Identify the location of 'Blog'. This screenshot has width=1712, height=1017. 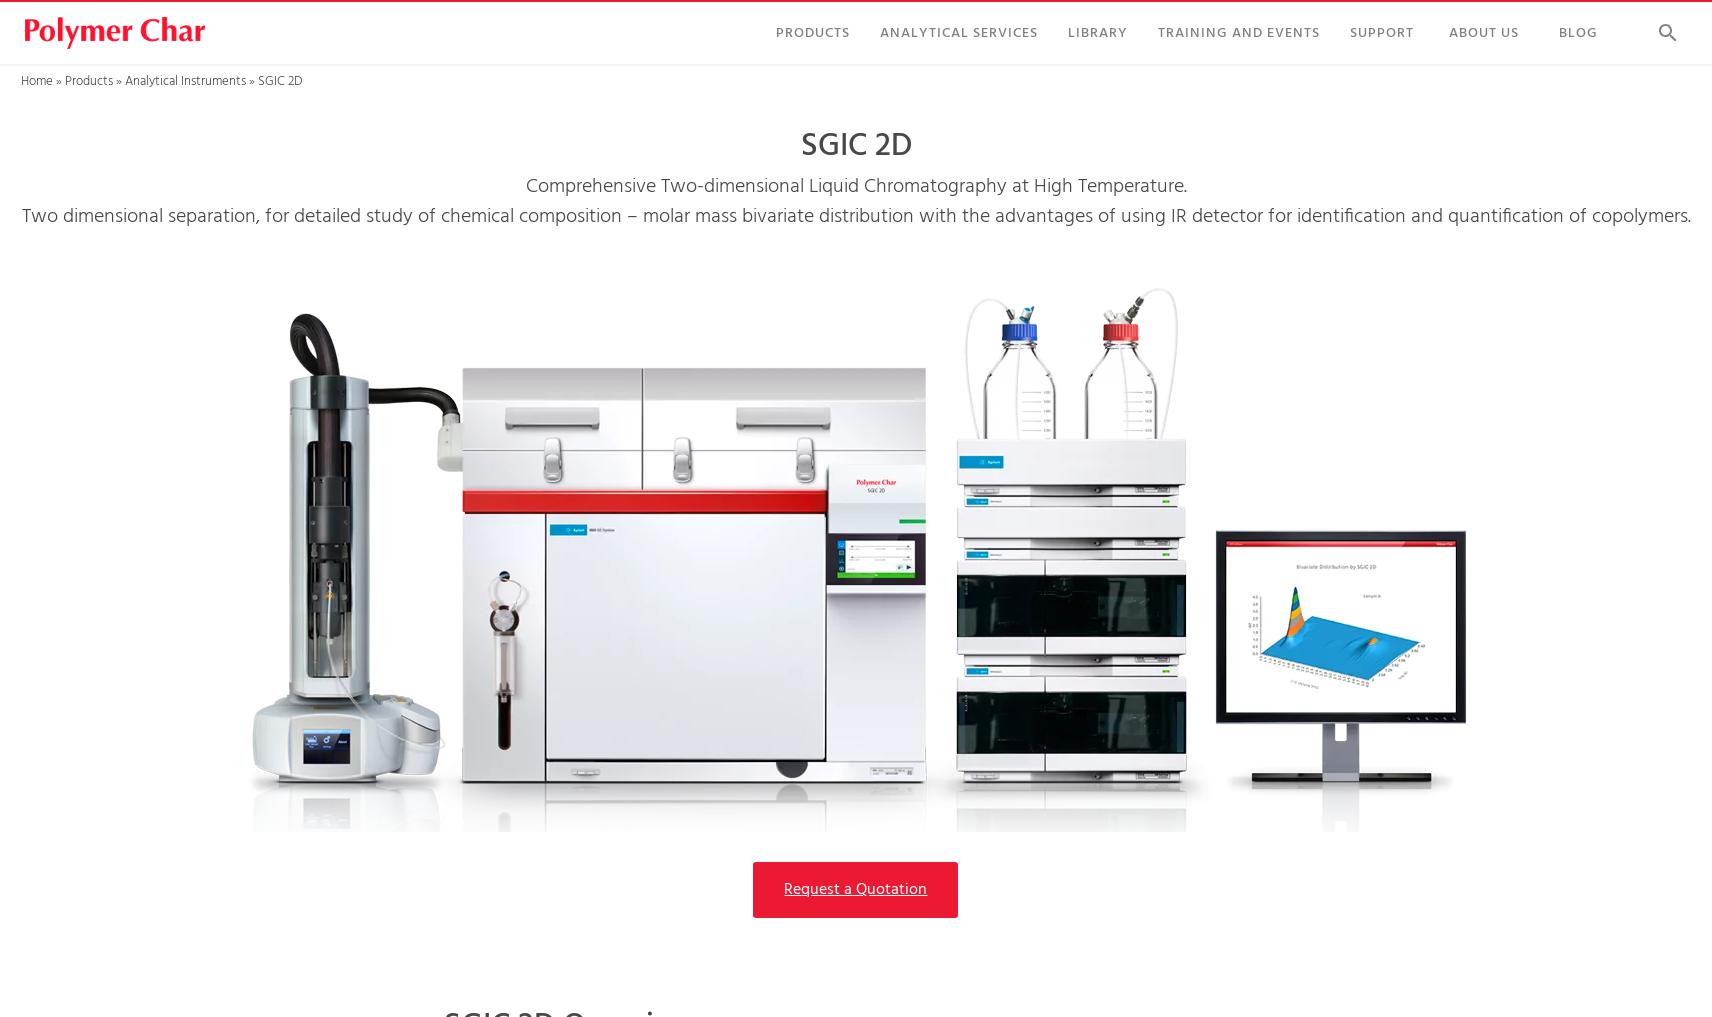
(1578, 31).